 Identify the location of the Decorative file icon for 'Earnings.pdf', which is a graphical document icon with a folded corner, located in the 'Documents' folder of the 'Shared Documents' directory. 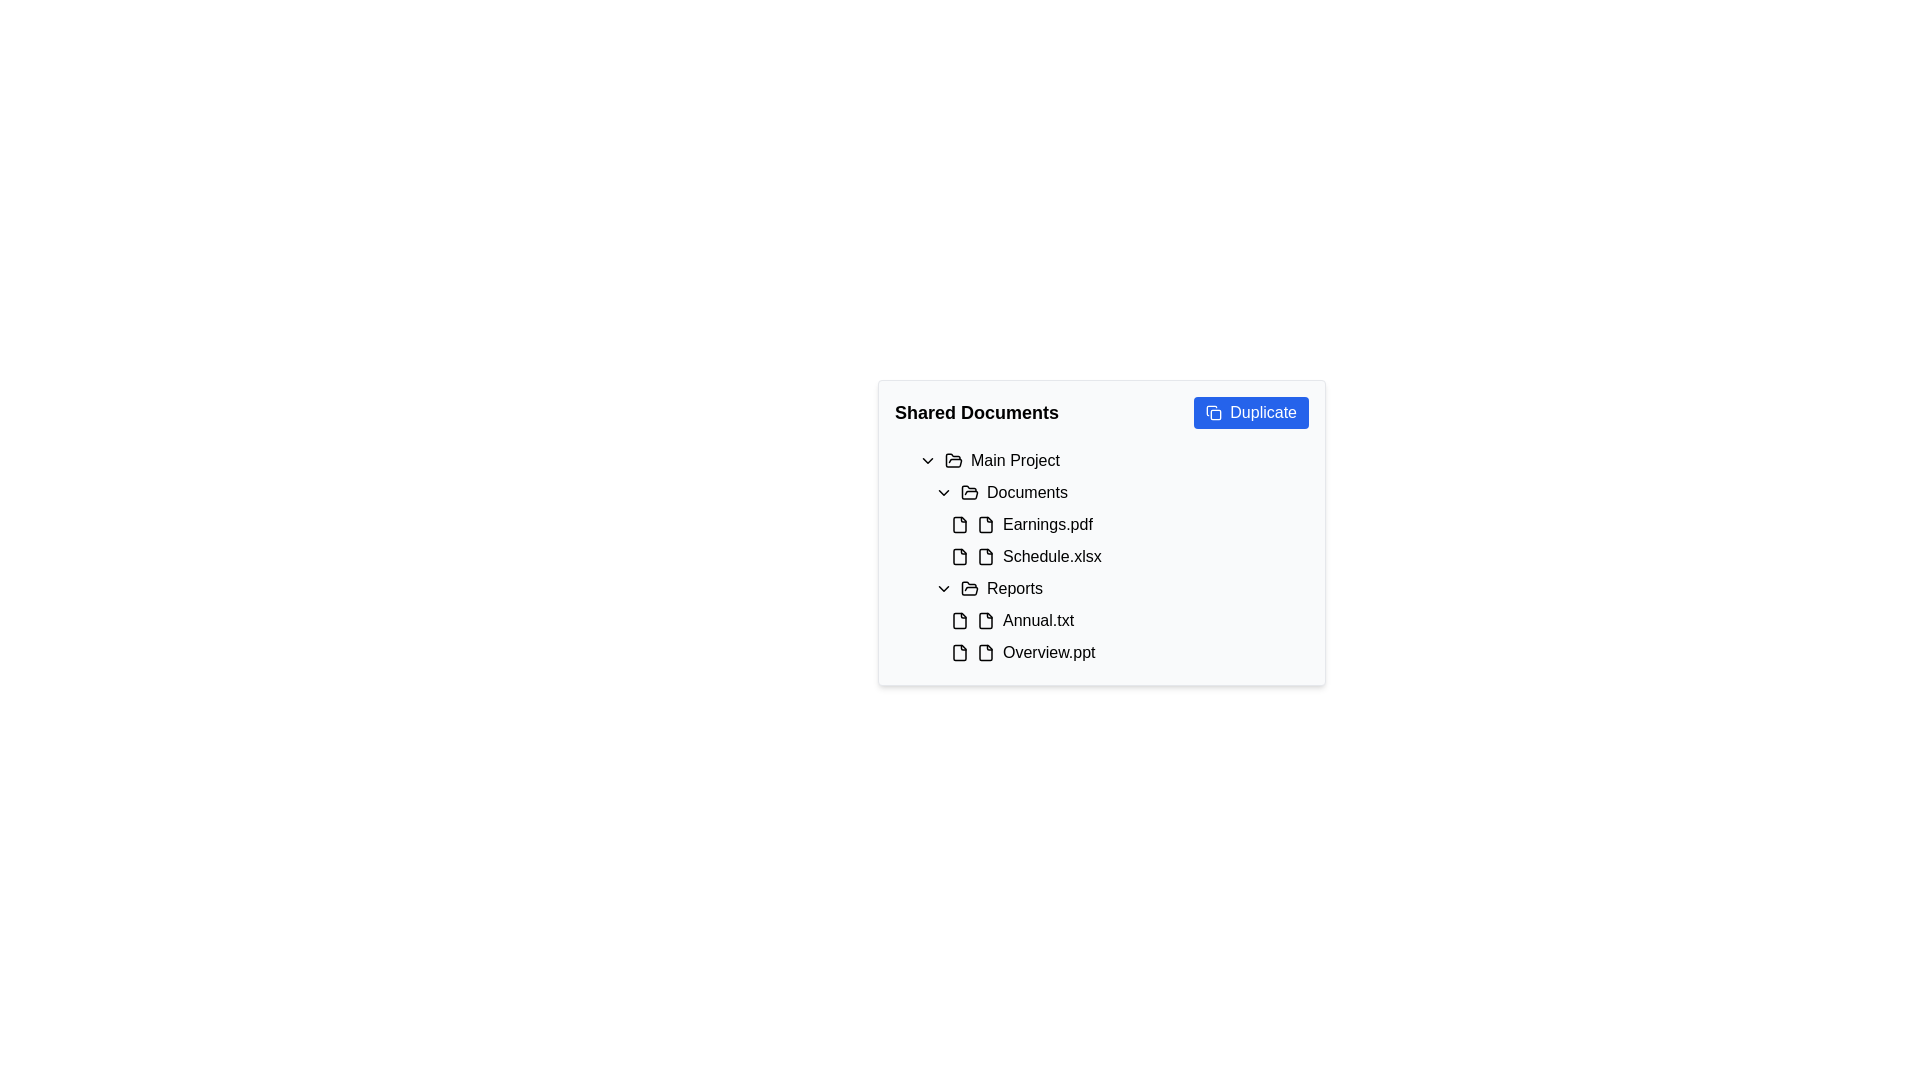
(960, 523).